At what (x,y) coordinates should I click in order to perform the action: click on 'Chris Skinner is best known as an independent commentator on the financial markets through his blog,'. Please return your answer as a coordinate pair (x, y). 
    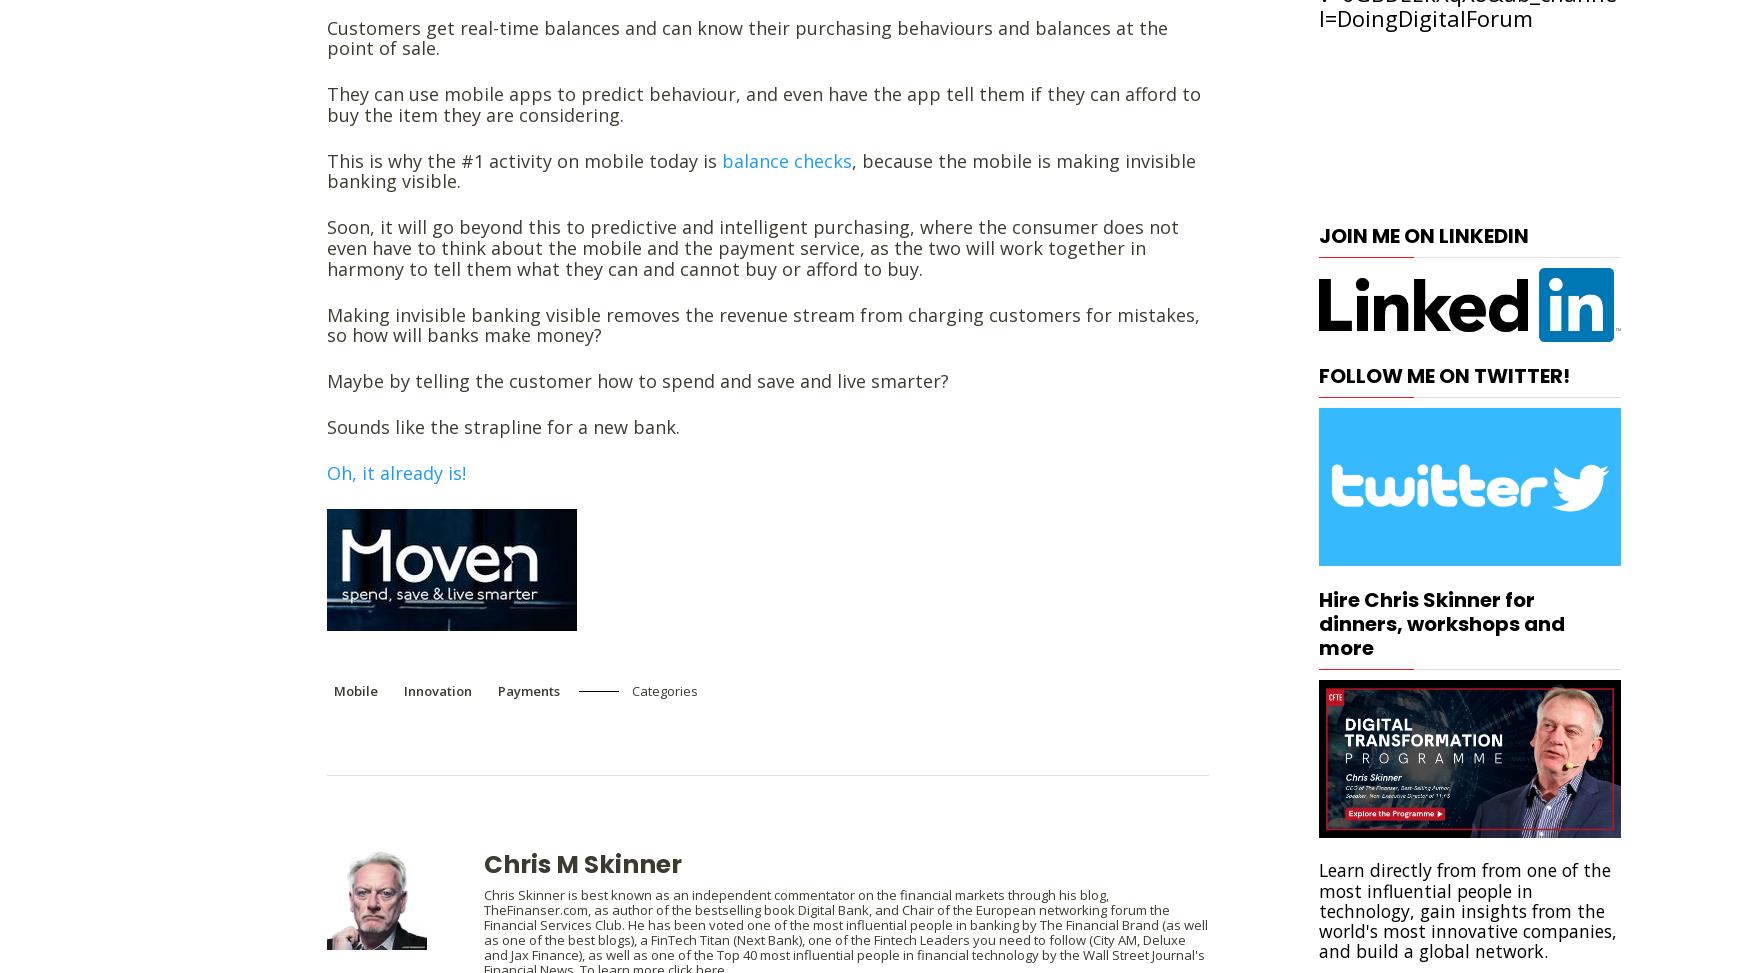
    Looking at the image, I should click on (795, 894).